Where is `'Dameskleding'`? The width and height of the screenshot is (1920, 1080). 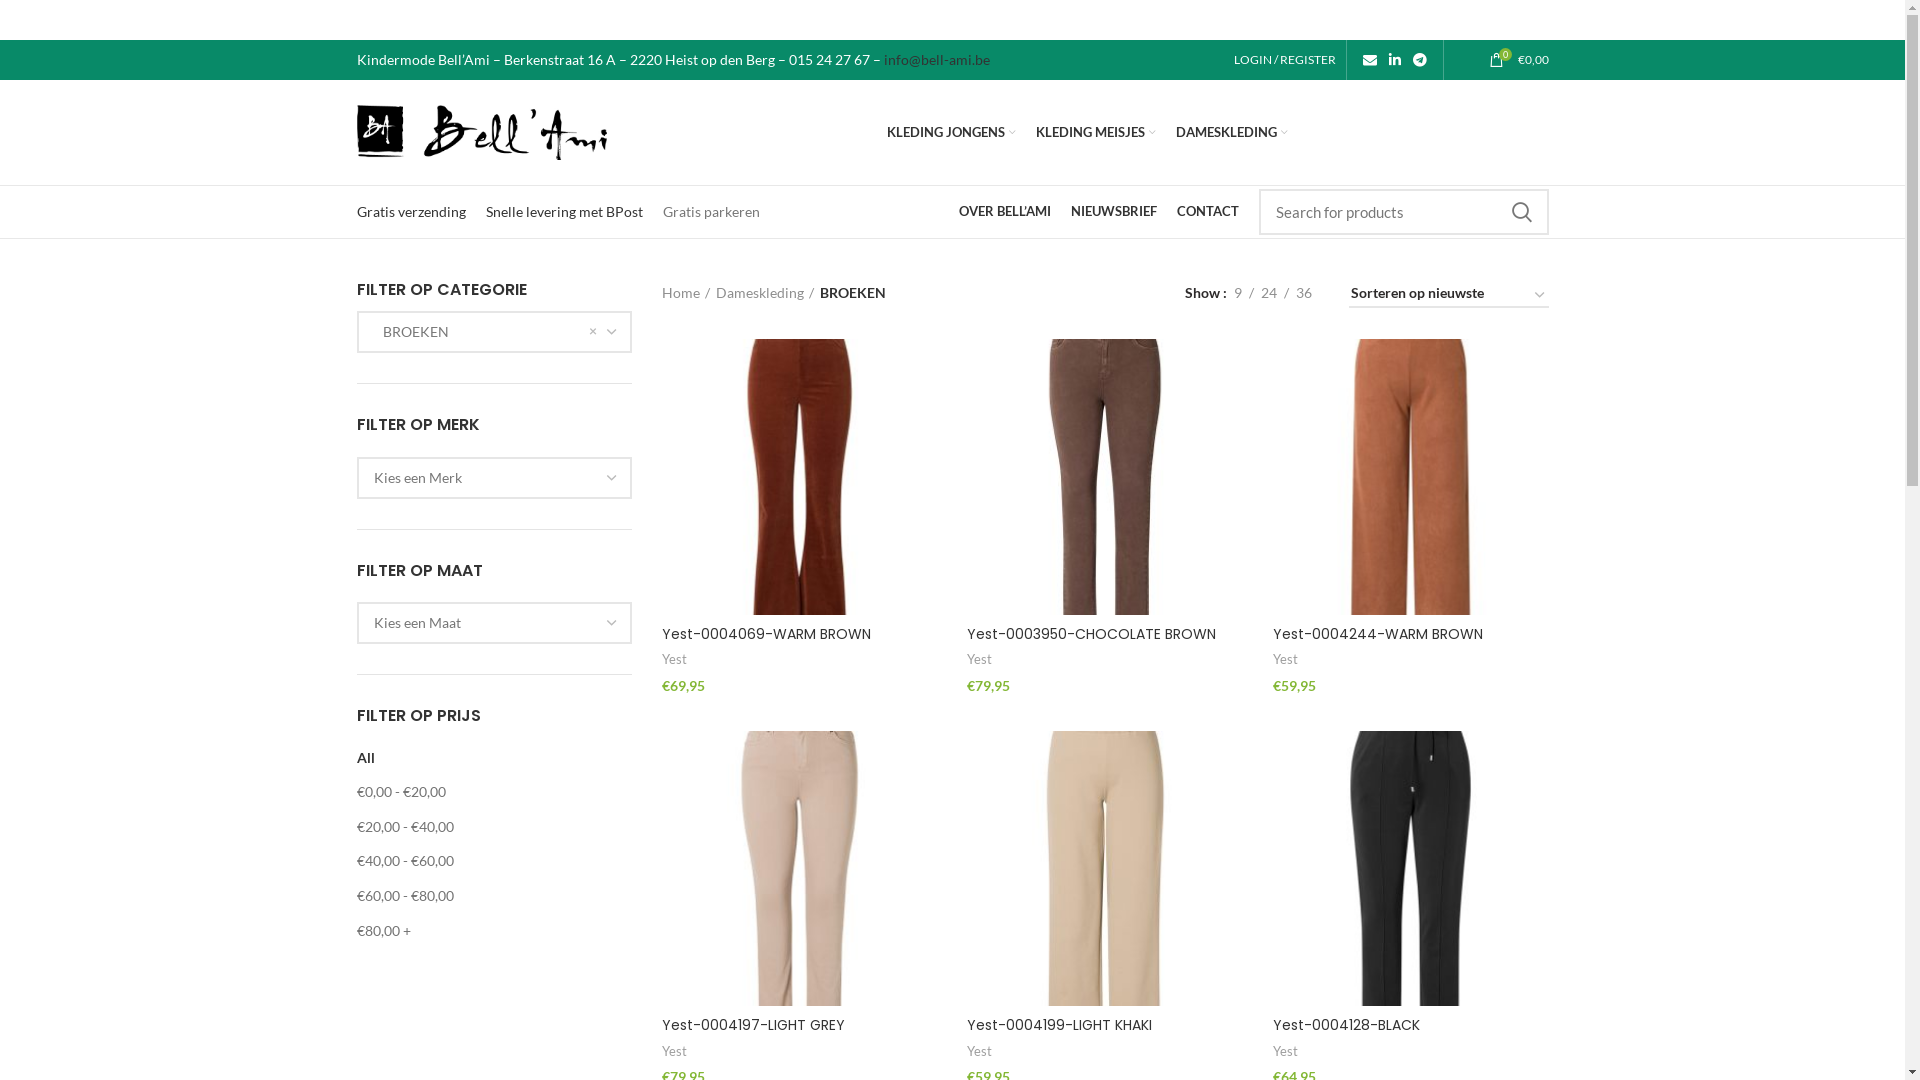
'Dameskleding' is located at coordinates (763, 293).